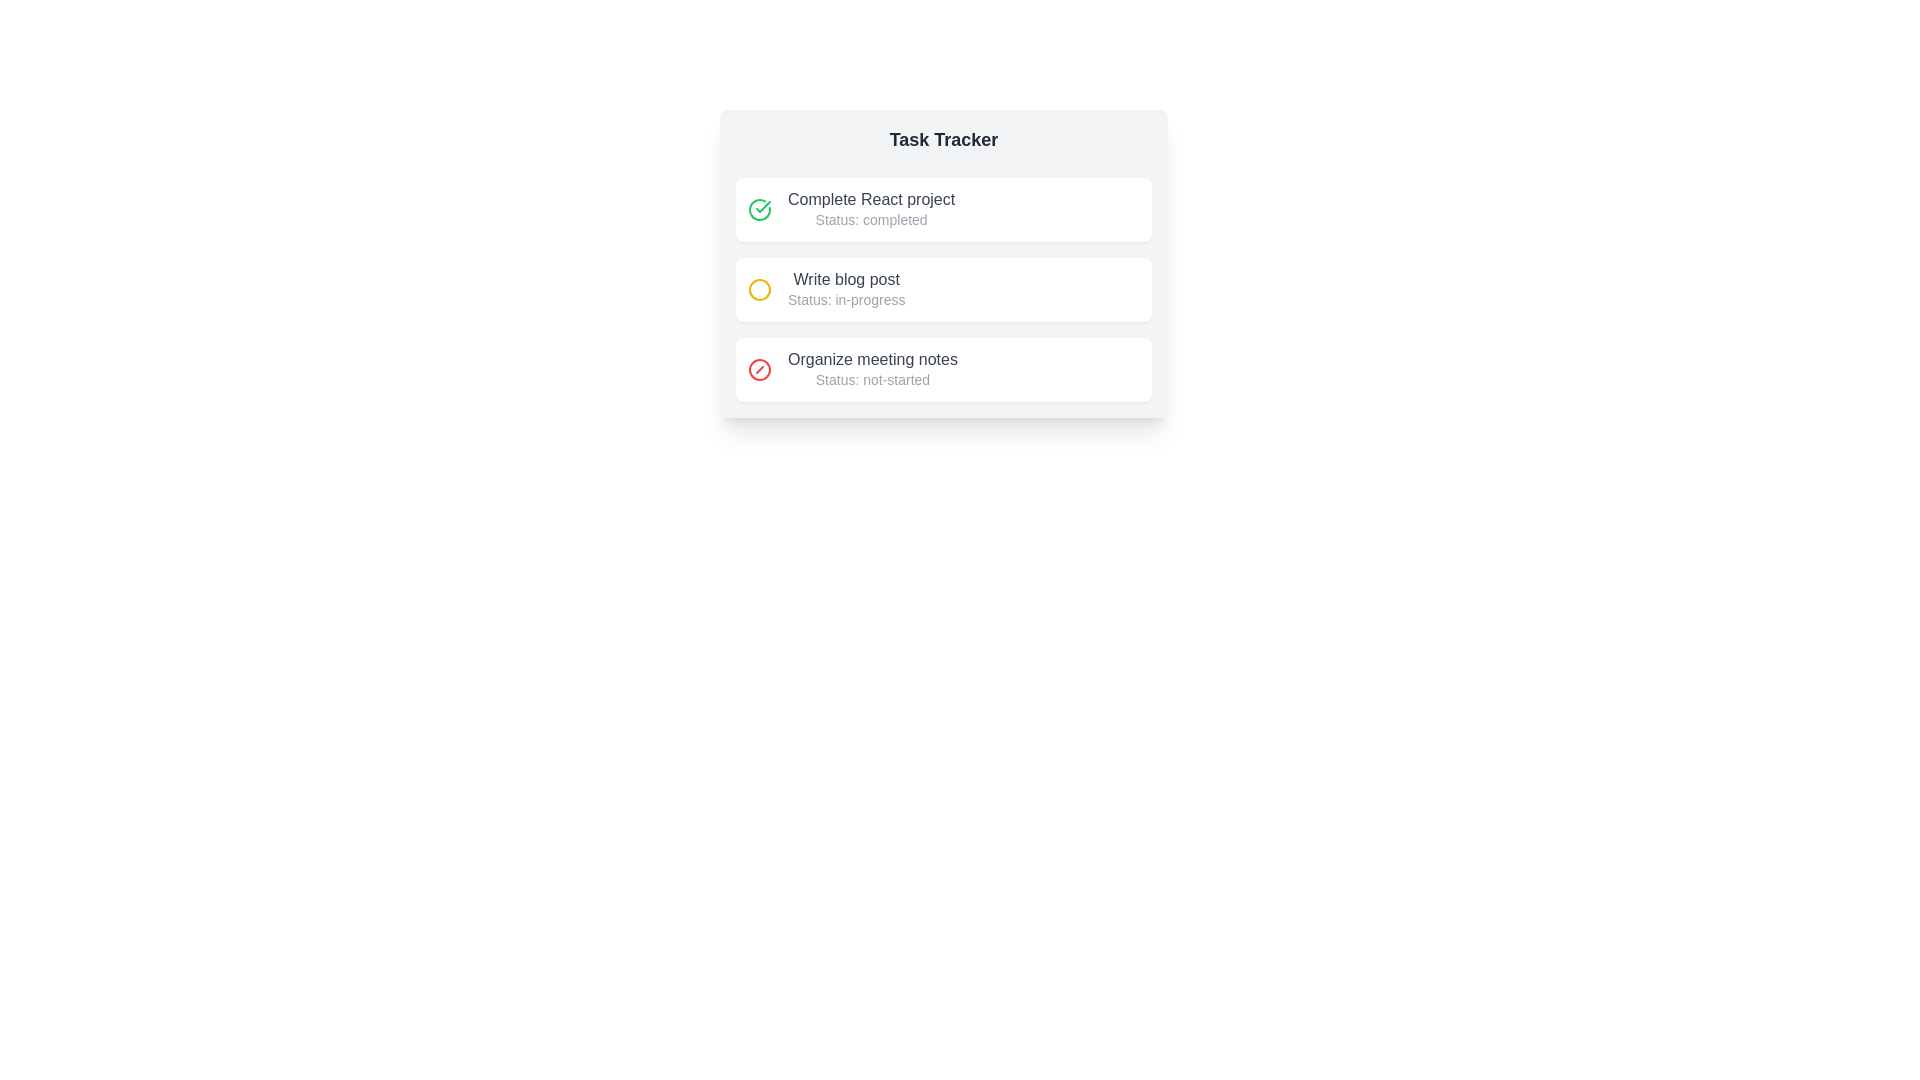 The height and width of the screenshot is (1080, 1920). I want to click on the completed status icon for the 'Complete React project' task in the task tracker interface, so click(762, 207).